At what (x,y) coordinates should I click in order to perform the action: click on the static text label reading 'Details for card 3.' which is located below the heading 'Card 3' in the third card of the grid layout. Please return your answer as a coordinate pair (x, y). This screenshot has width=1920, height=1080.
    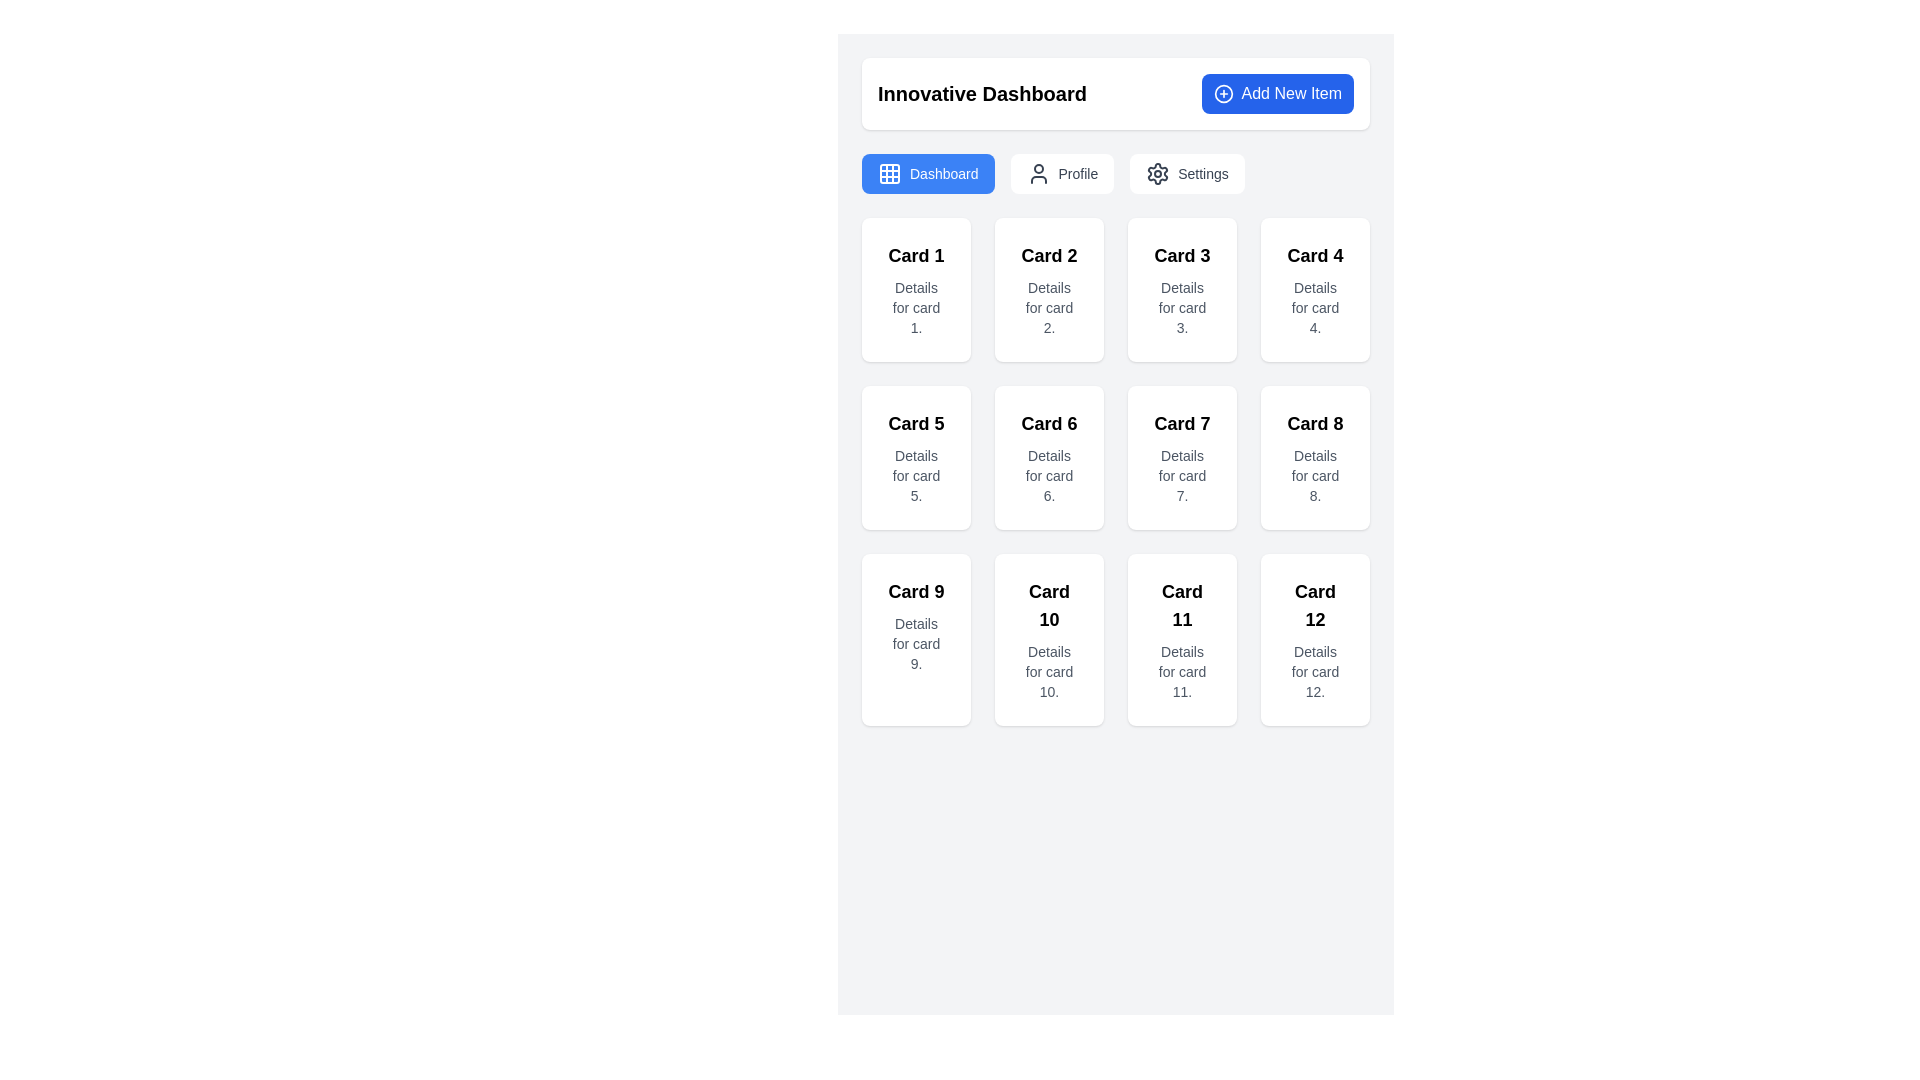
    Looking at the image, I should click on (1182, 308).